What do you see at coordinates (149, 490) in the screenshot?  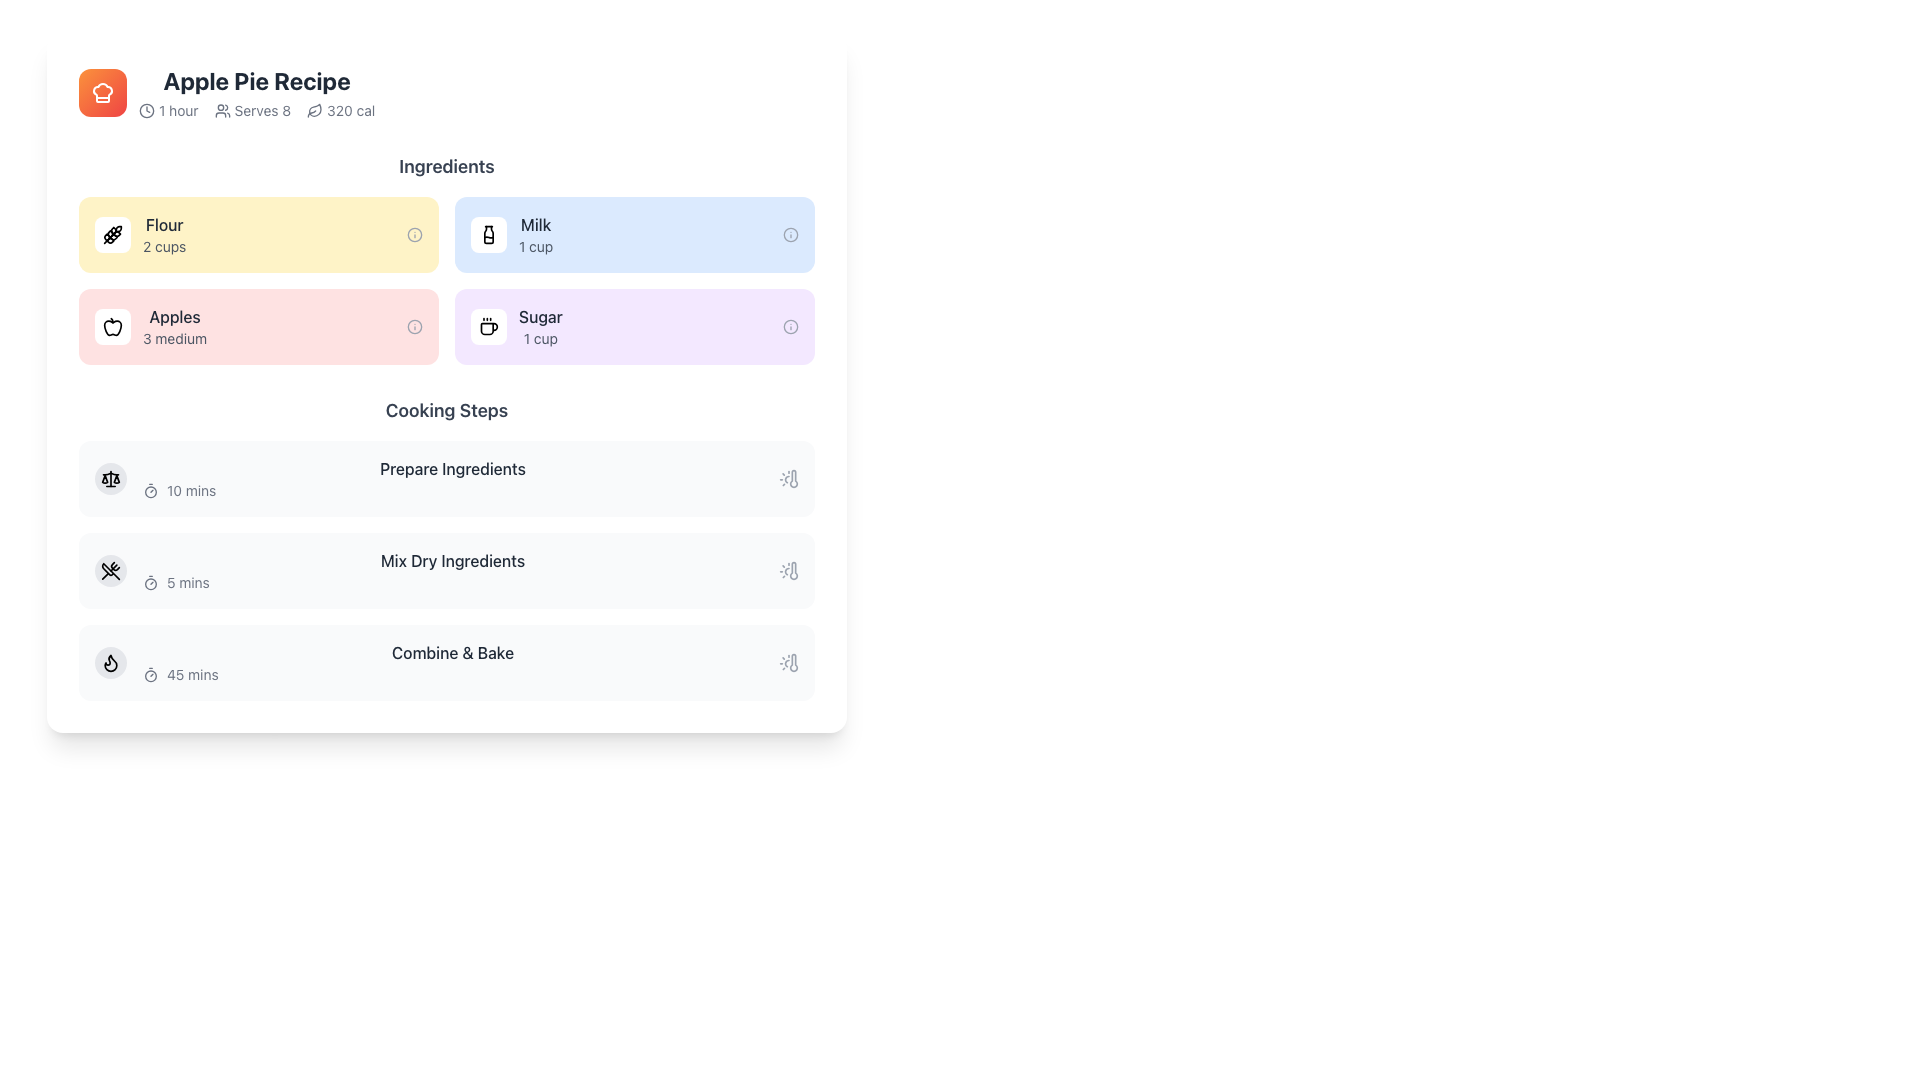 I see `the timer icon located at the top-left corner of the 'Prepare Ingredients' row in the 'Cooking Steps' section` at bounding box center [149, 490].